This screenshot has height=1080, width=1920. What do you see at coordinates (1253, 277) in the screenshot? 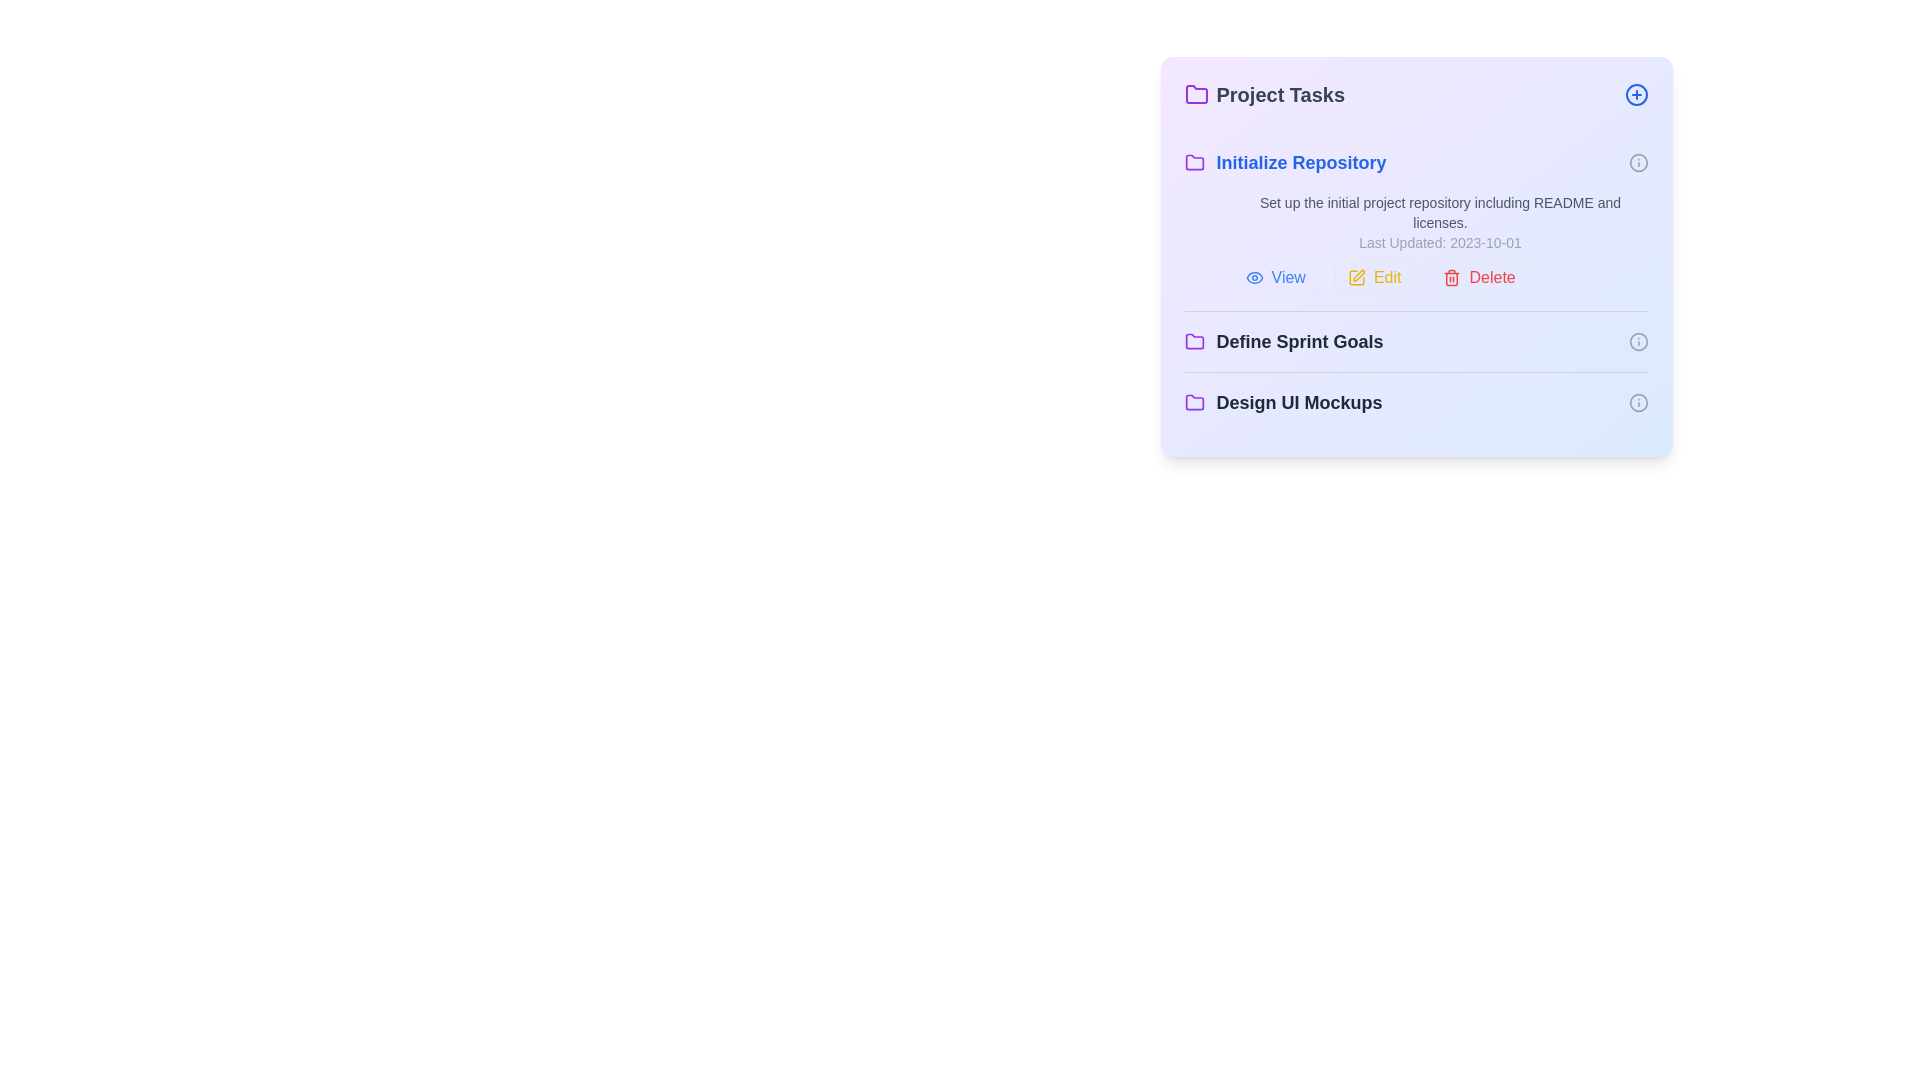
I see `the curved line icon resembling an eye's contour located at the top-right corner of the 'Initialize Repository' task listing` at bounding box center [1253, 277].